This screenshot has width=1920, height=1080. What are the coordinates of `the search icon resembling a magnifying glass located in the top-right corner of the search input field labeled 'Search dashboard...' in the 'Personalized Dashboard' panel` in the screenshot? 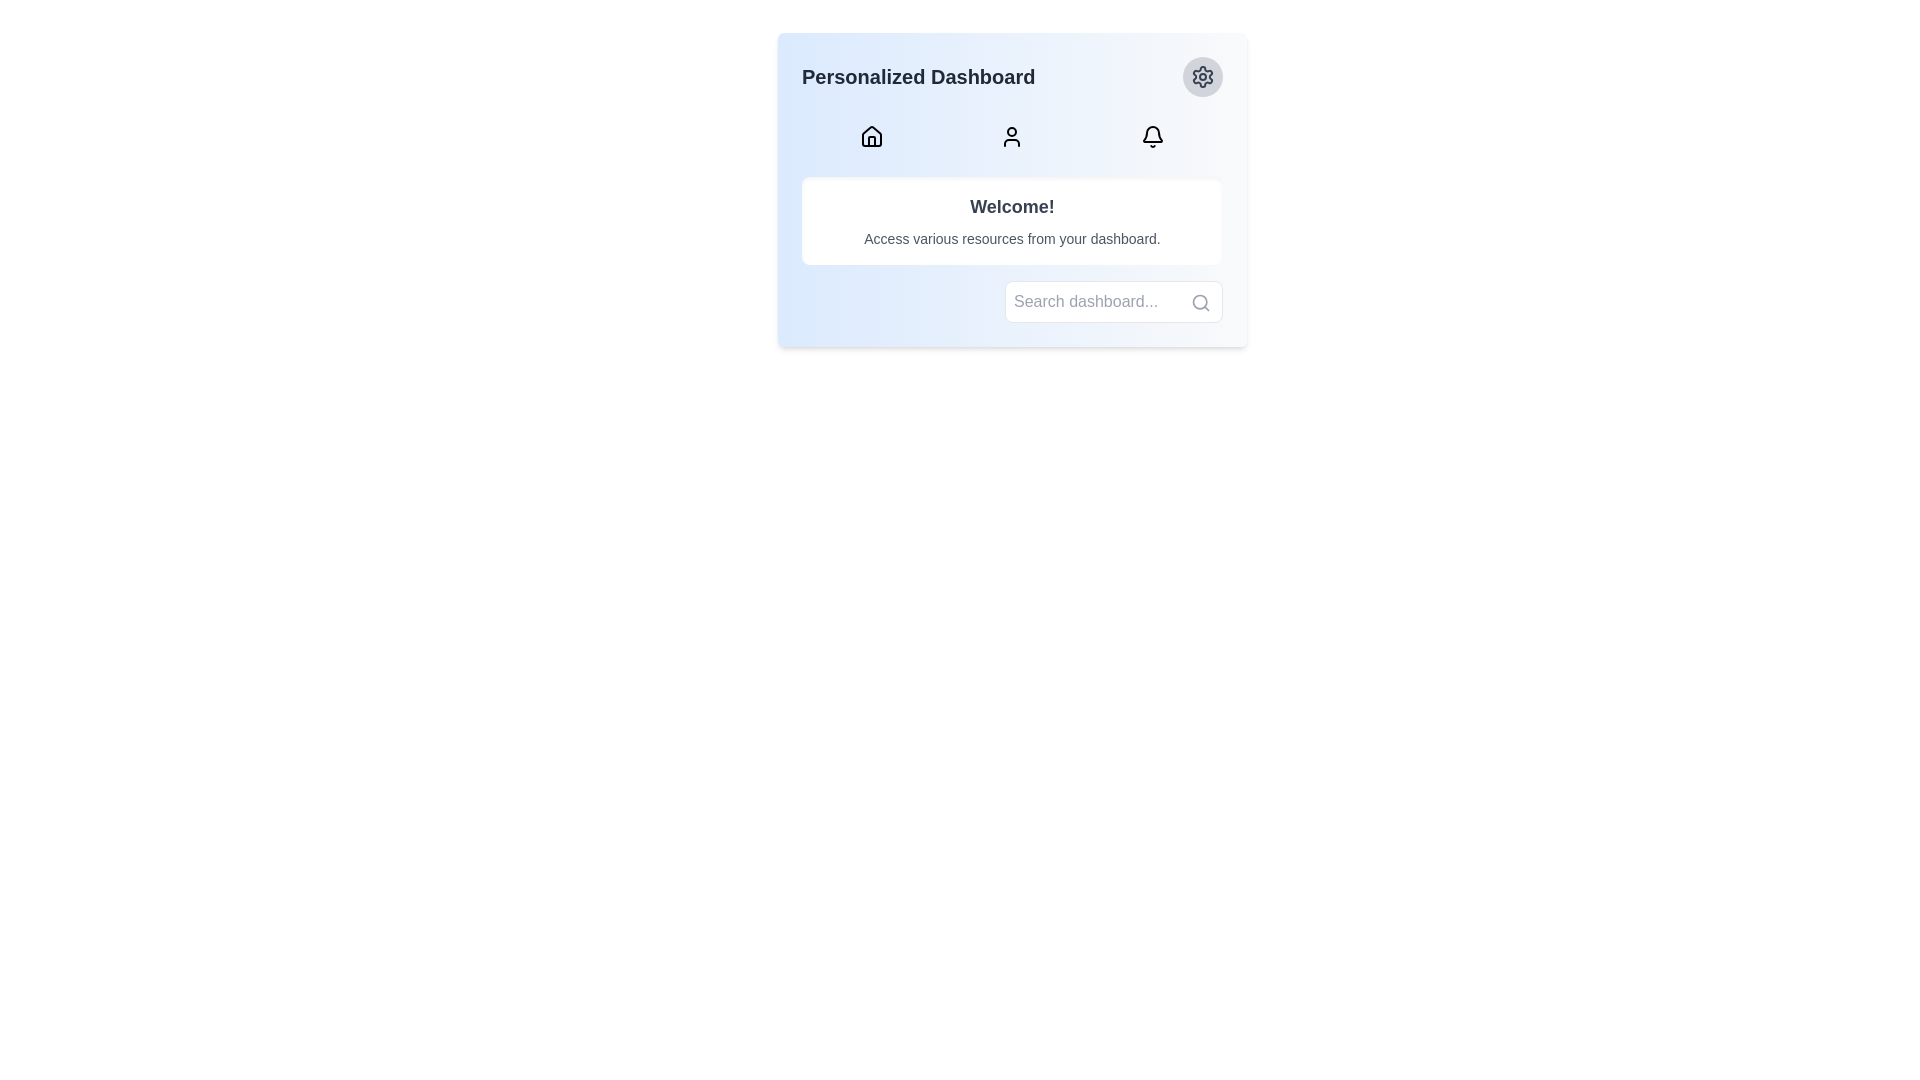 It's located at (1200, 303).